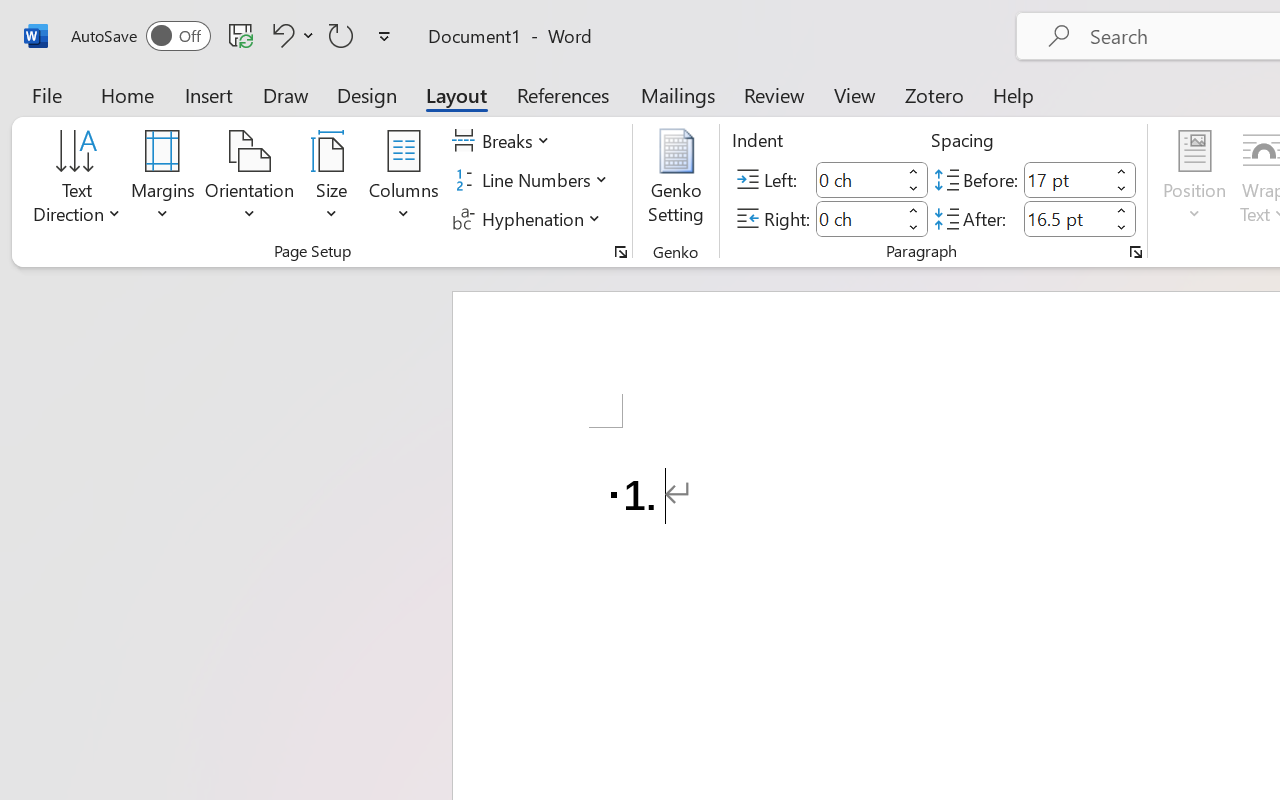 The width and height of the screenshot is (1280, 800). I want to click on 'Breaks', so click(504, 141).